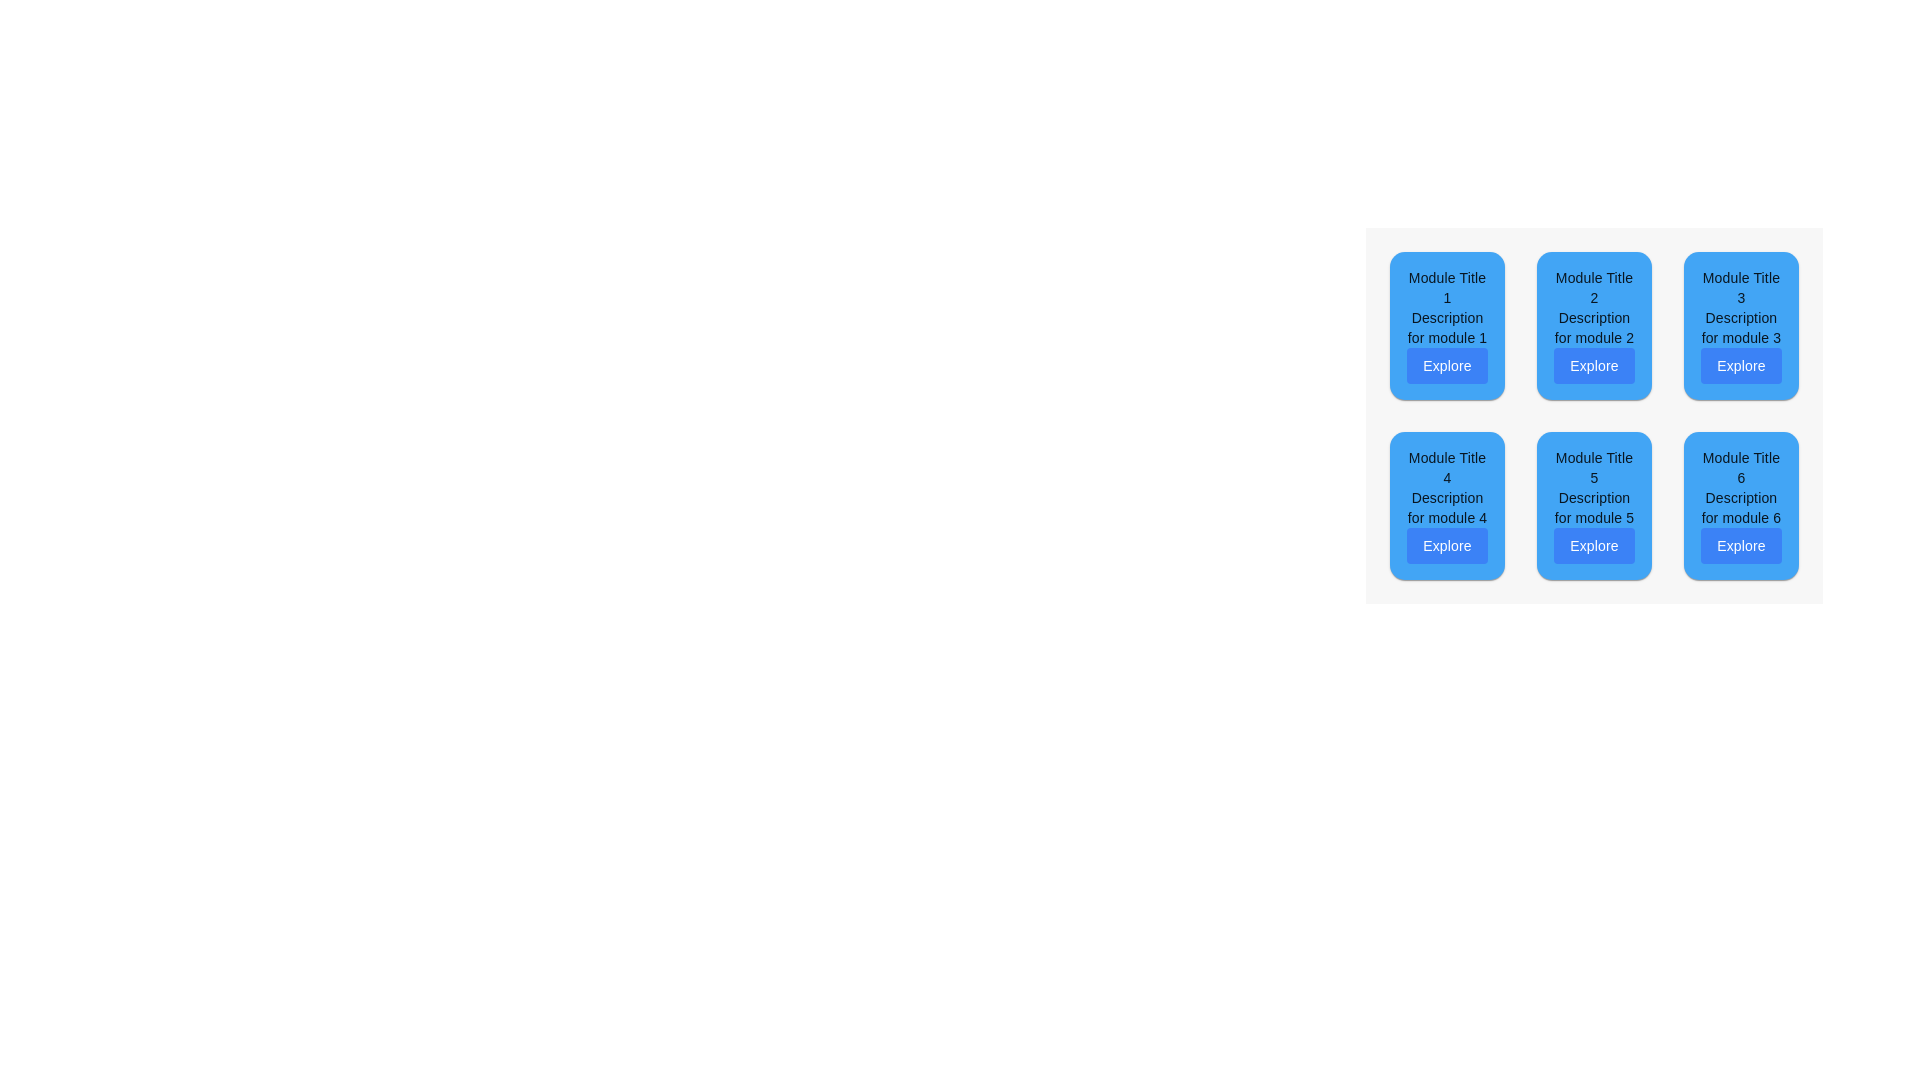 Image resolution: width=1920 pixels, height=1080 pixels. Describe the element at coordinates (1740, 366) in the screenshot. I see `the interactive button located in the third card of the first row under the text 'Module Title 3' and 'Description for module 3'` at that location.